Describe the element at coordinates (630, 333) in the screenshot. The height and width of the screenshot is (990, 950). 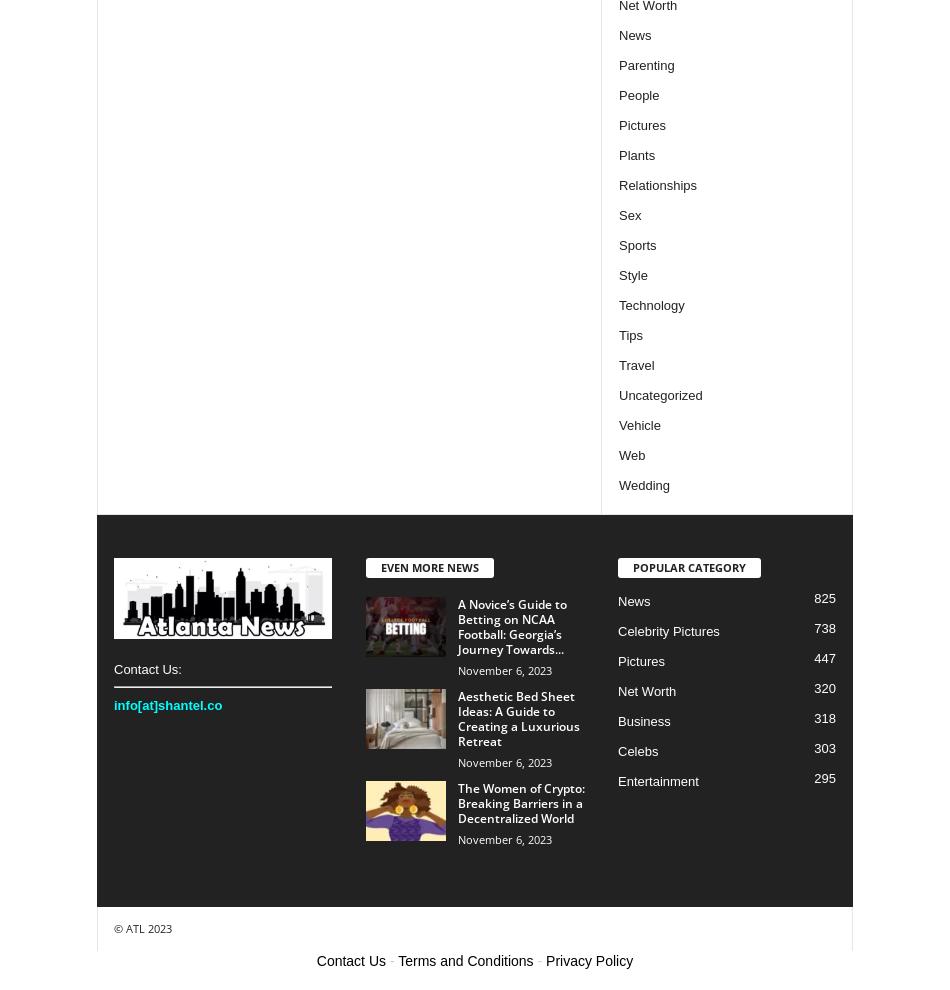
I see `'Tips'` at that location.